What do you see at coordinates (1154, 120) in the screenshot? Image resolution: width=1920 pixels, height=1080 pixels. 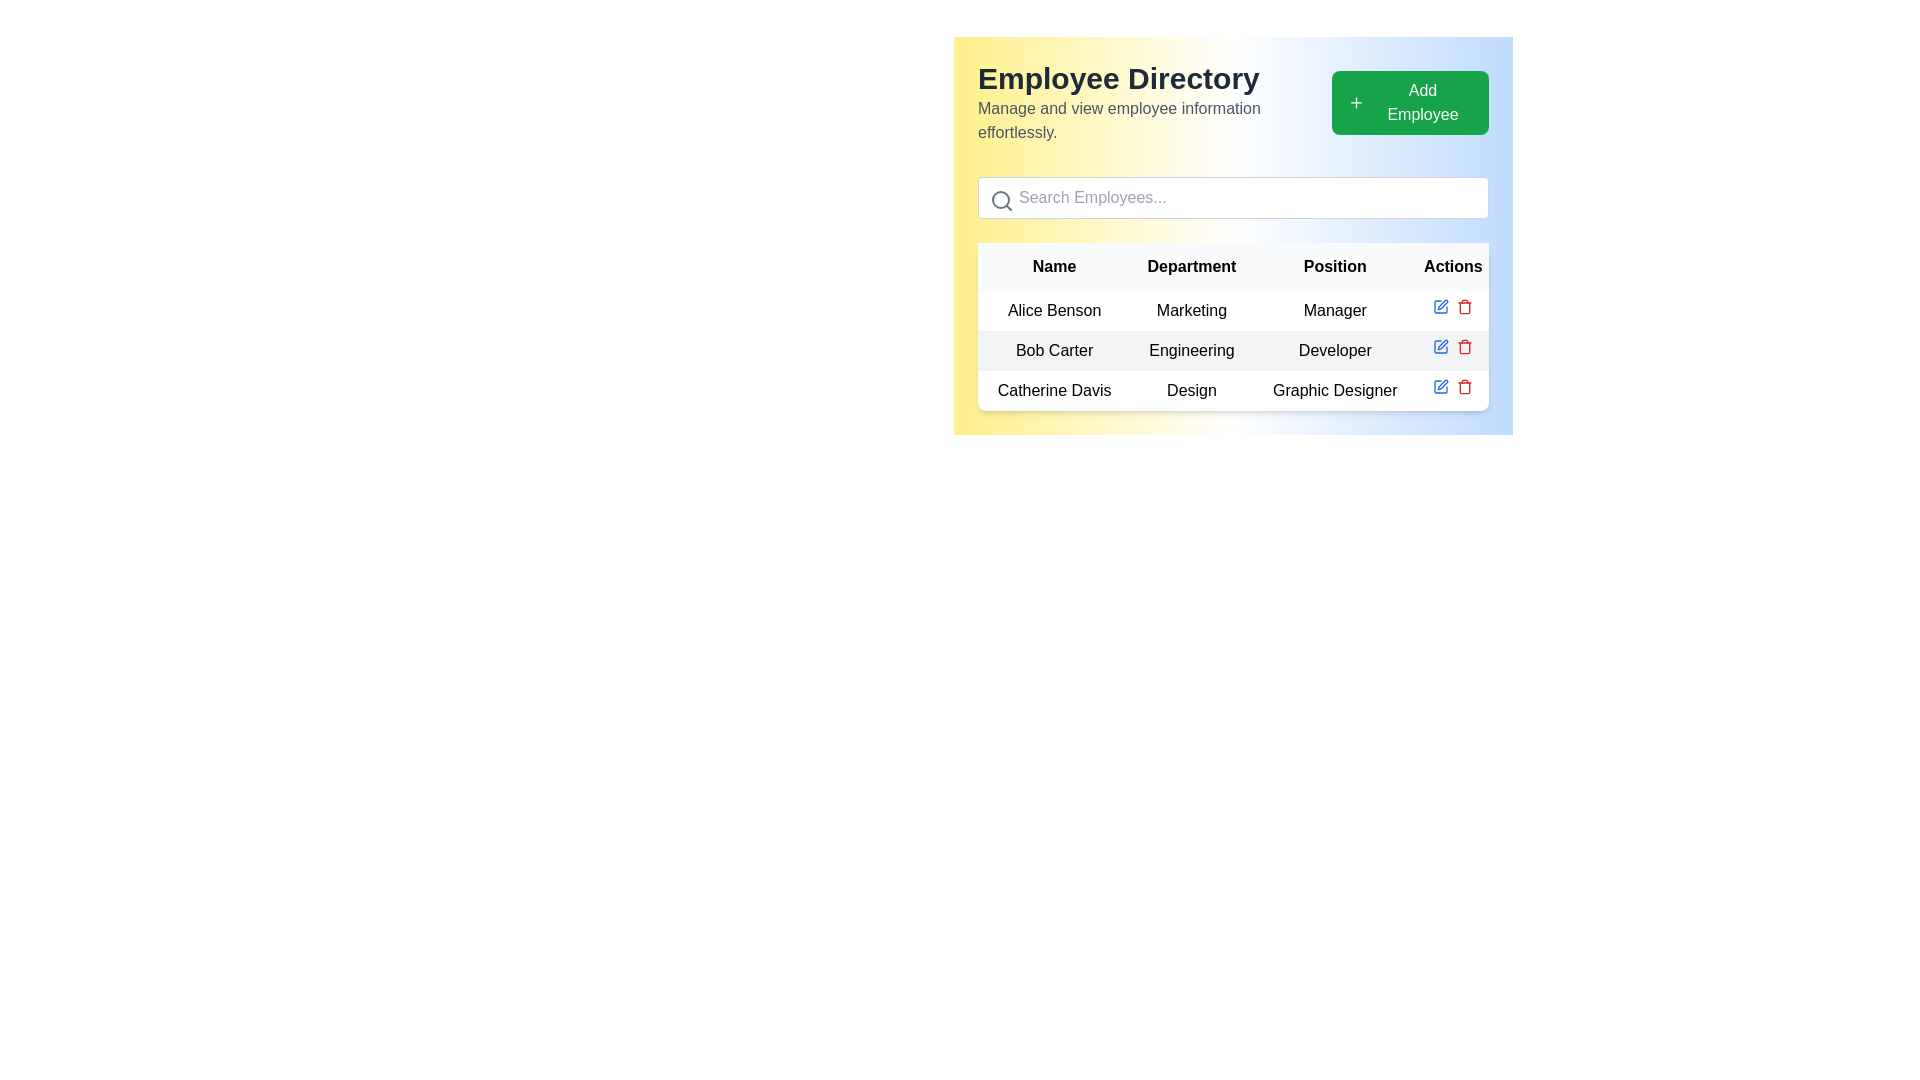 I see `the descriptive subtitle text label providing instructions for the 'Employee Directory' feature, located below the heading 'Employee Directory' in the yellow background header section` at bounding box center [1154, 120].